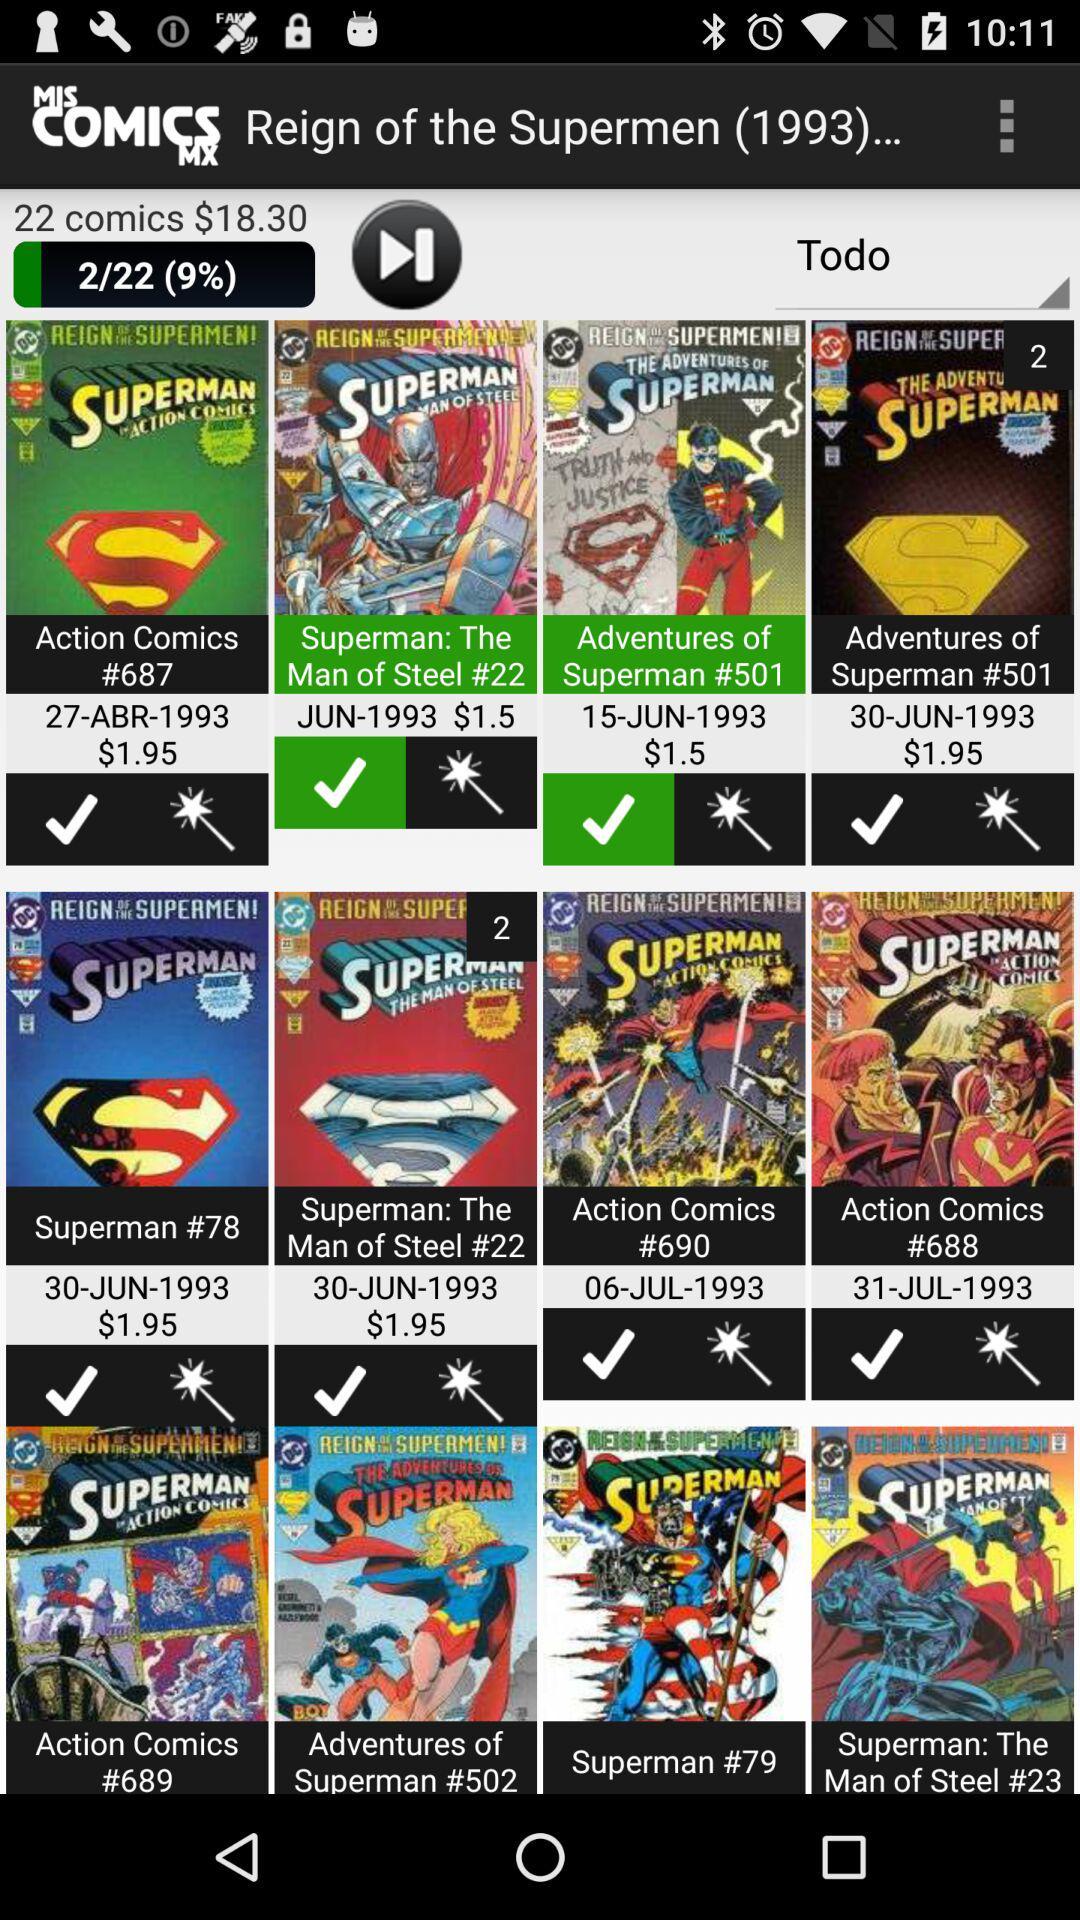  What do you see at coordinates (739, 1354) in the screenshot?
I see `favorite` at bounding box center [739, 1354].